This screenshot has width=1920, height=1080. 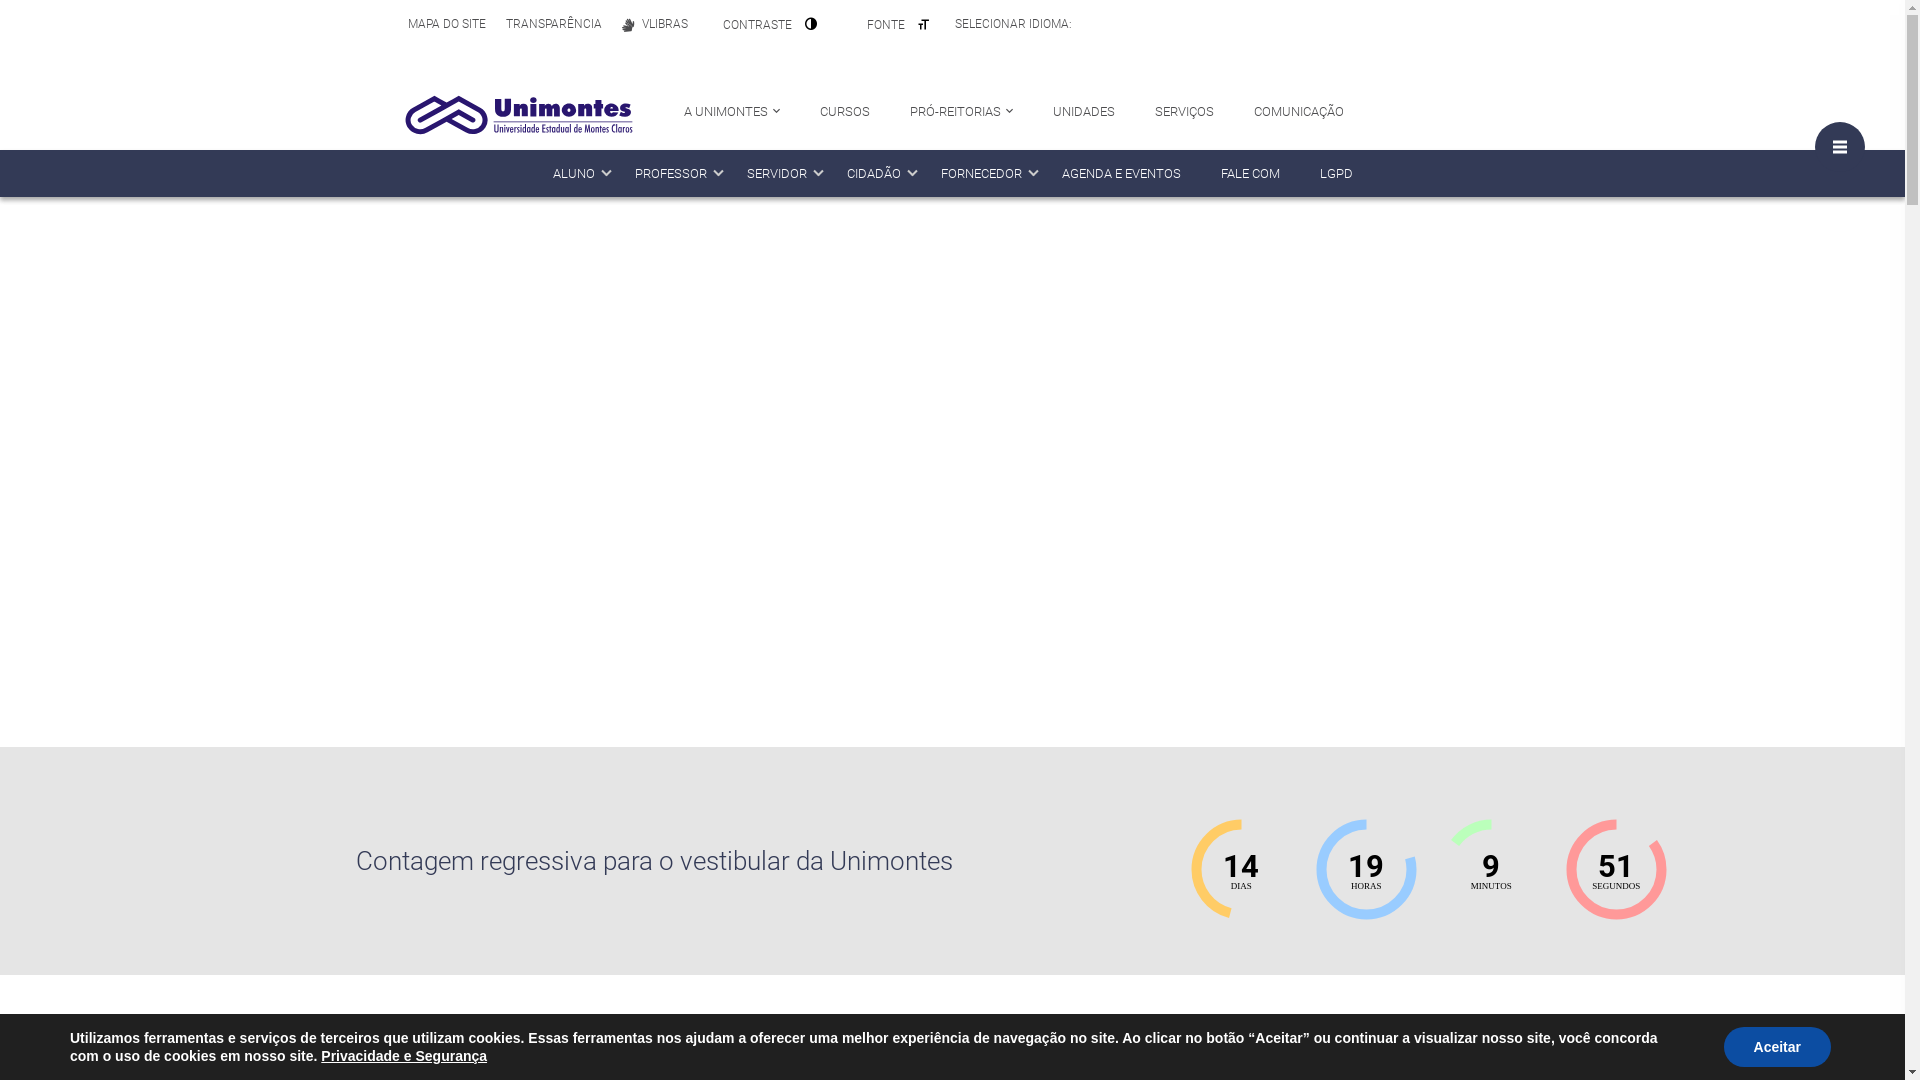 I want to click on 'LGPD', so click(x=1300, y=172).